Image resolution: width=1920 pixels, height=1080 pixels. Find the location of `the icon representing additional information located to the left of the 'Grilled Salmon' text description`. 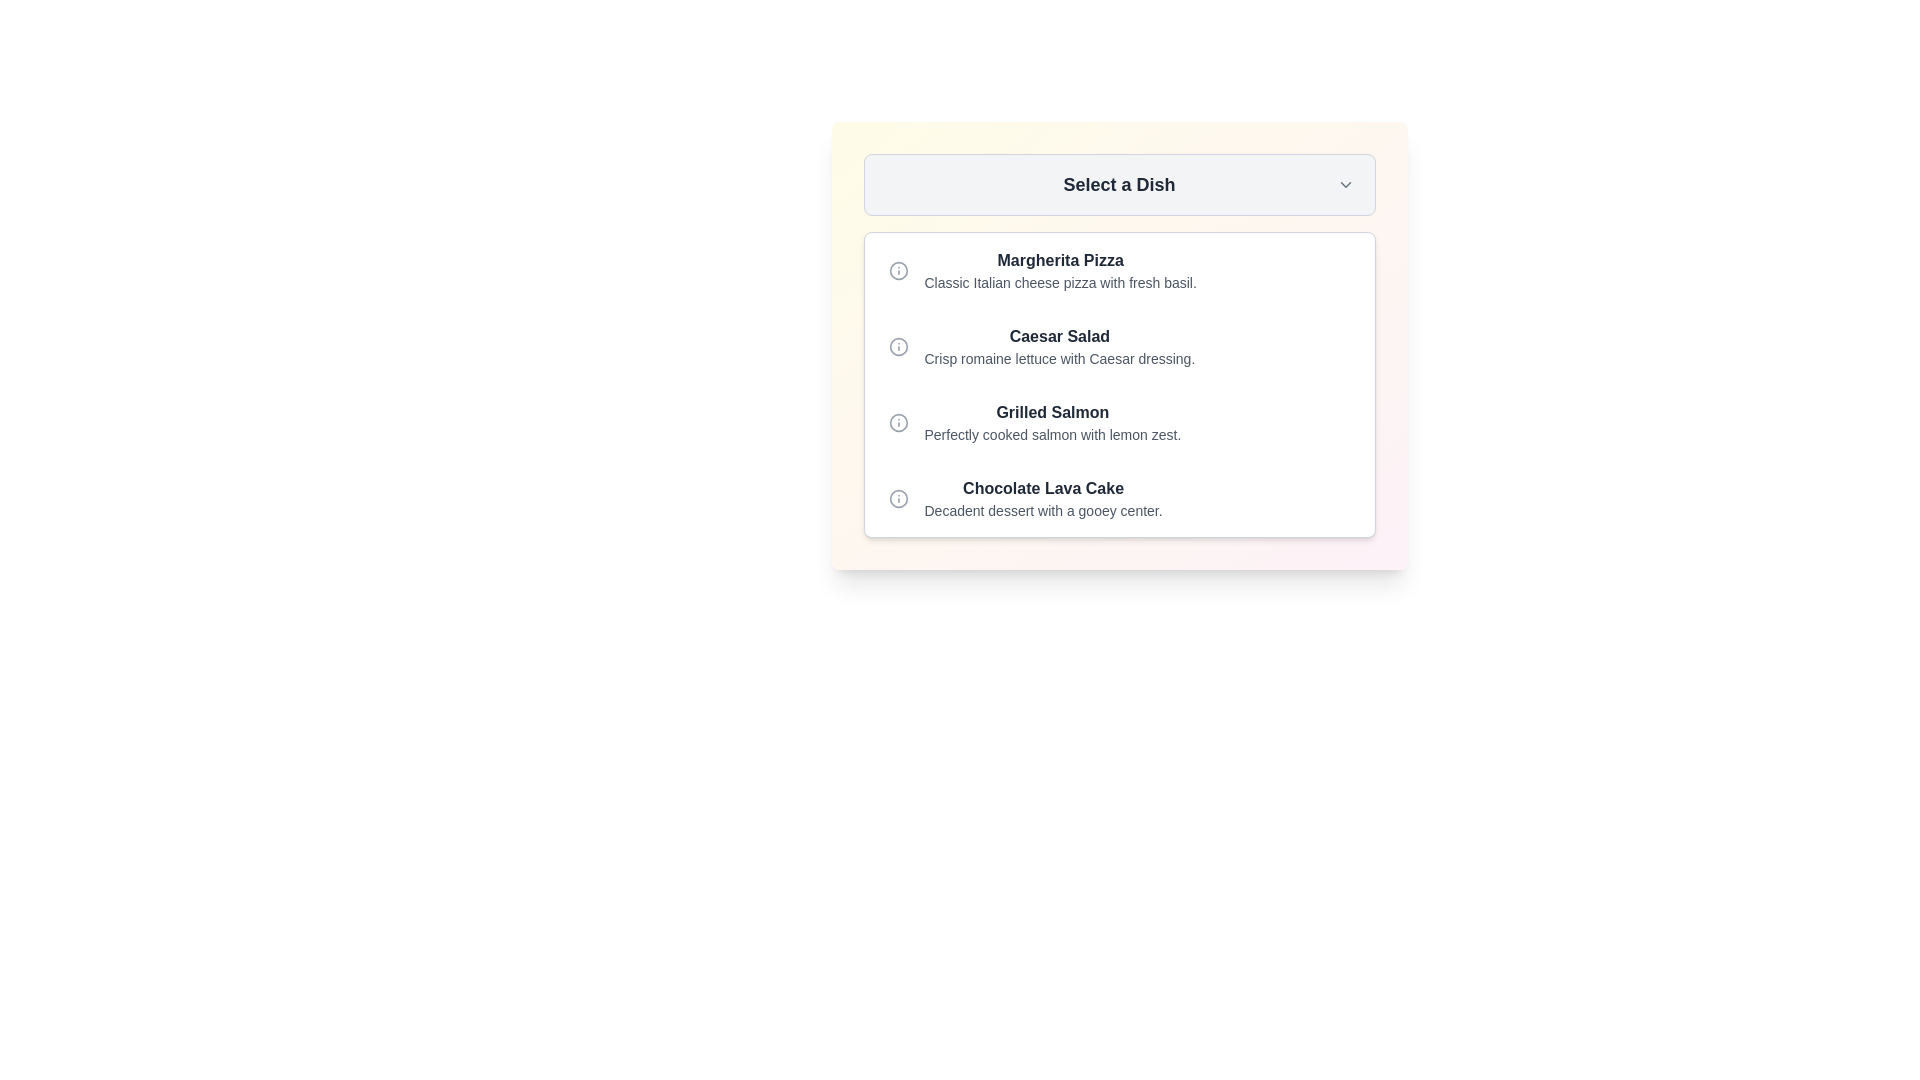

the icon representing additional information located to the left of the 'Grilled Salmon' text description is located at coordinates (897, 422).